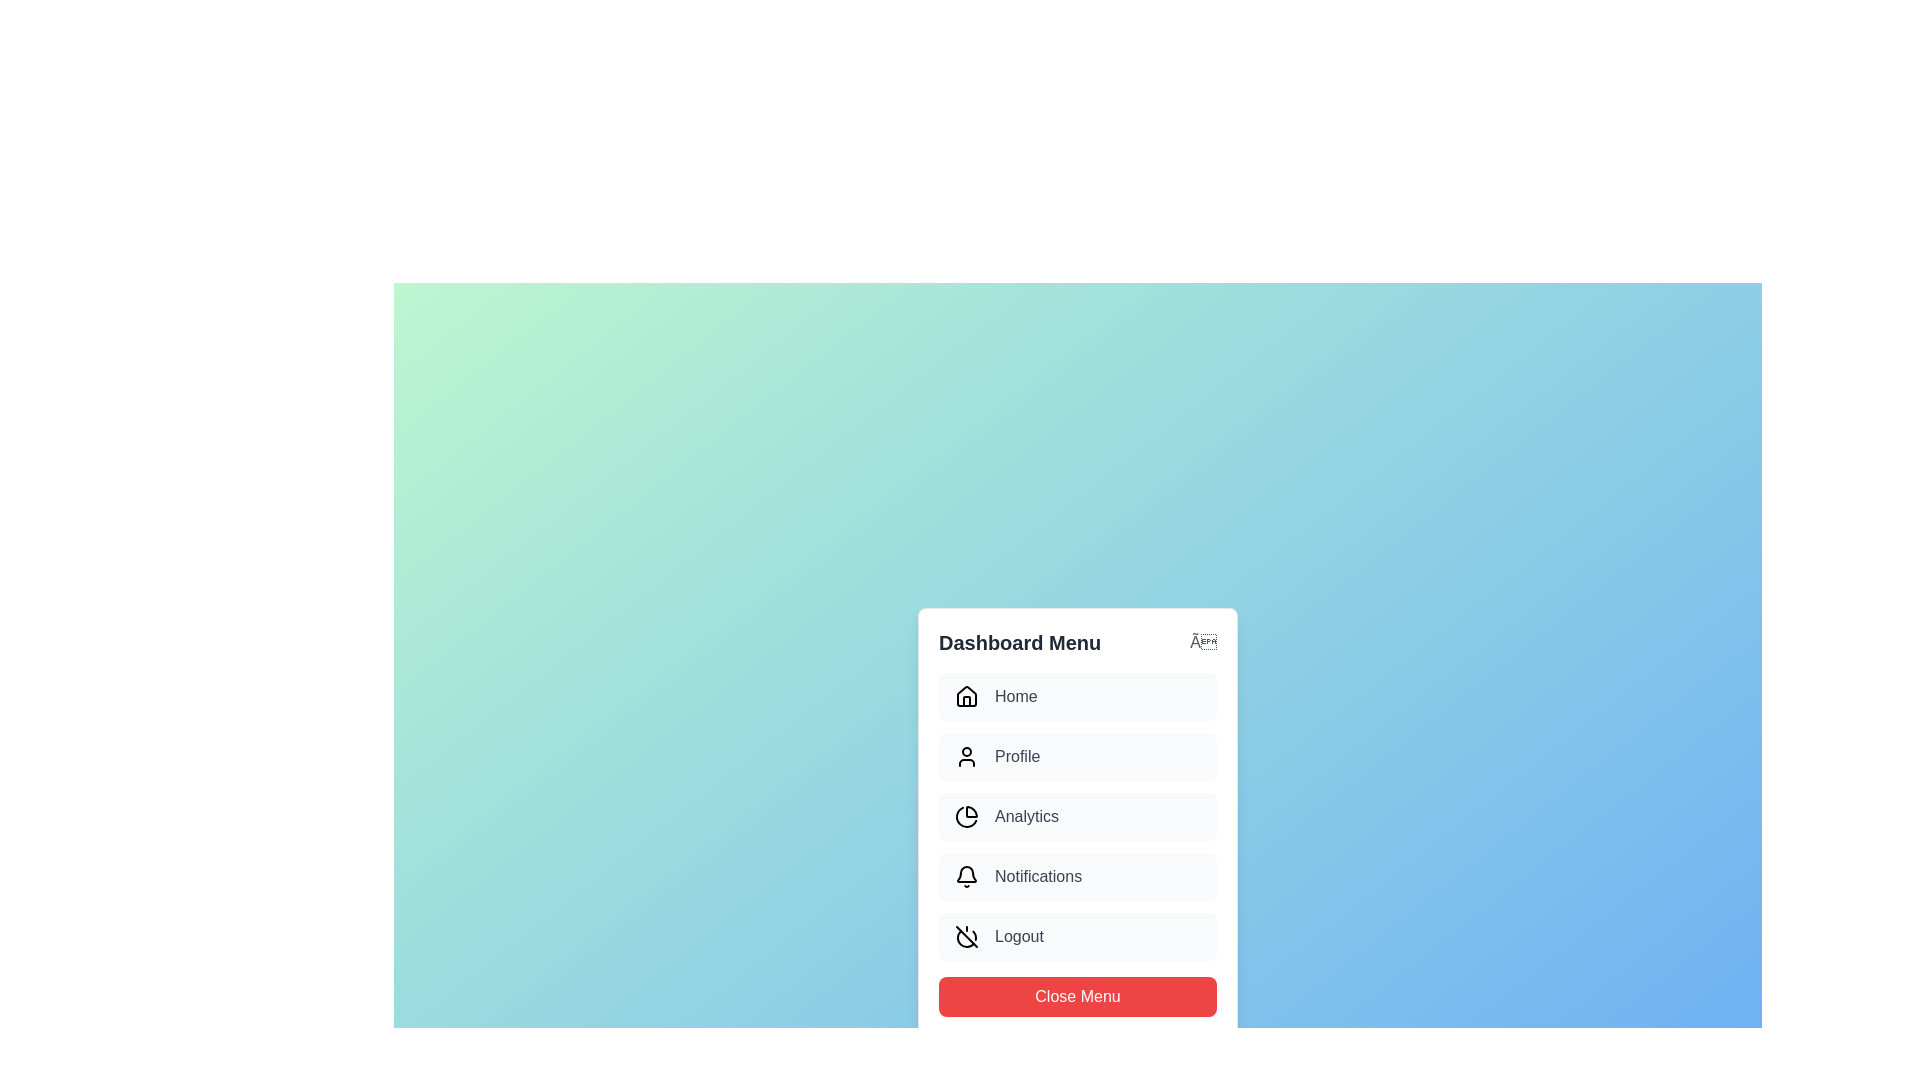 This screenshot has height=1080, width=1920. I want to click on the menu item Analytics, so click(1077, 817).